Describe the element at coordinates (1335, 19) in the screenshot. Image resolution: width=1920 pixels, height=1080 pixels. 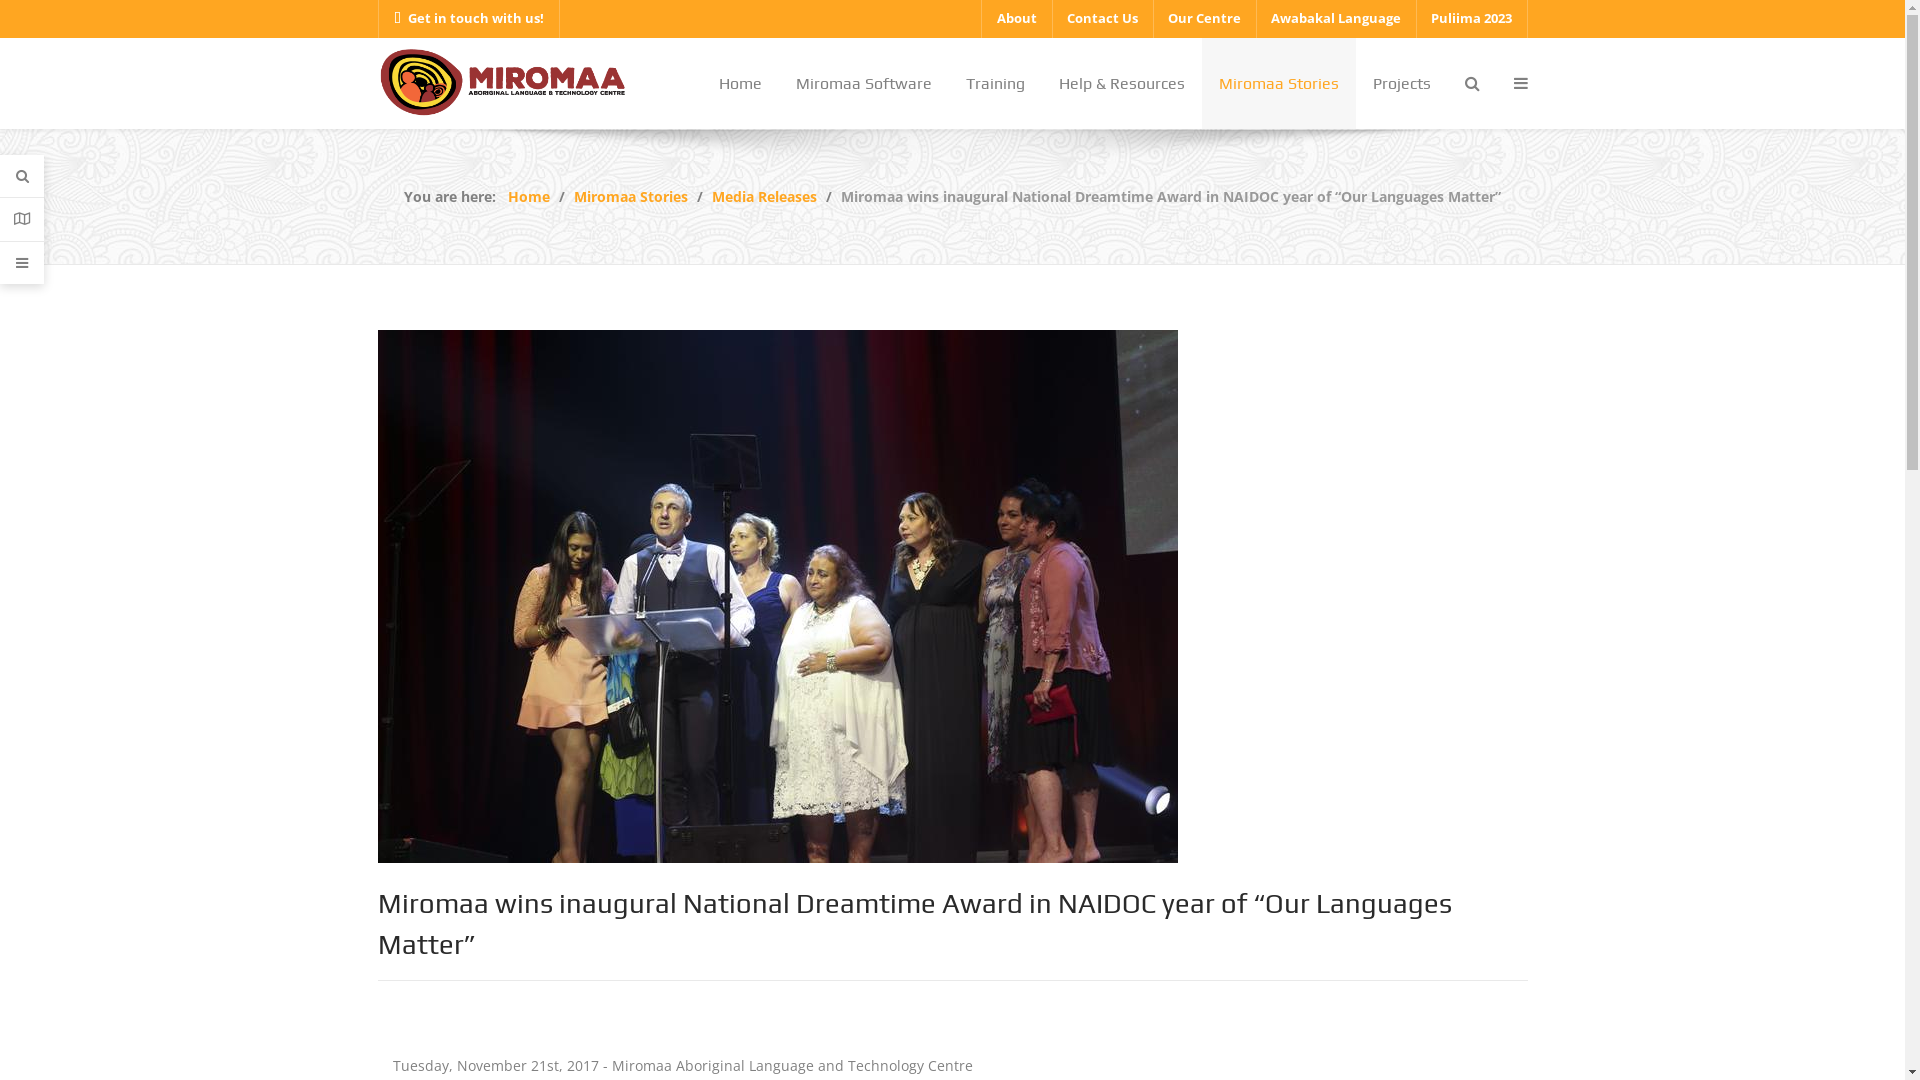
I see `'Awabakal Language'` at that location.